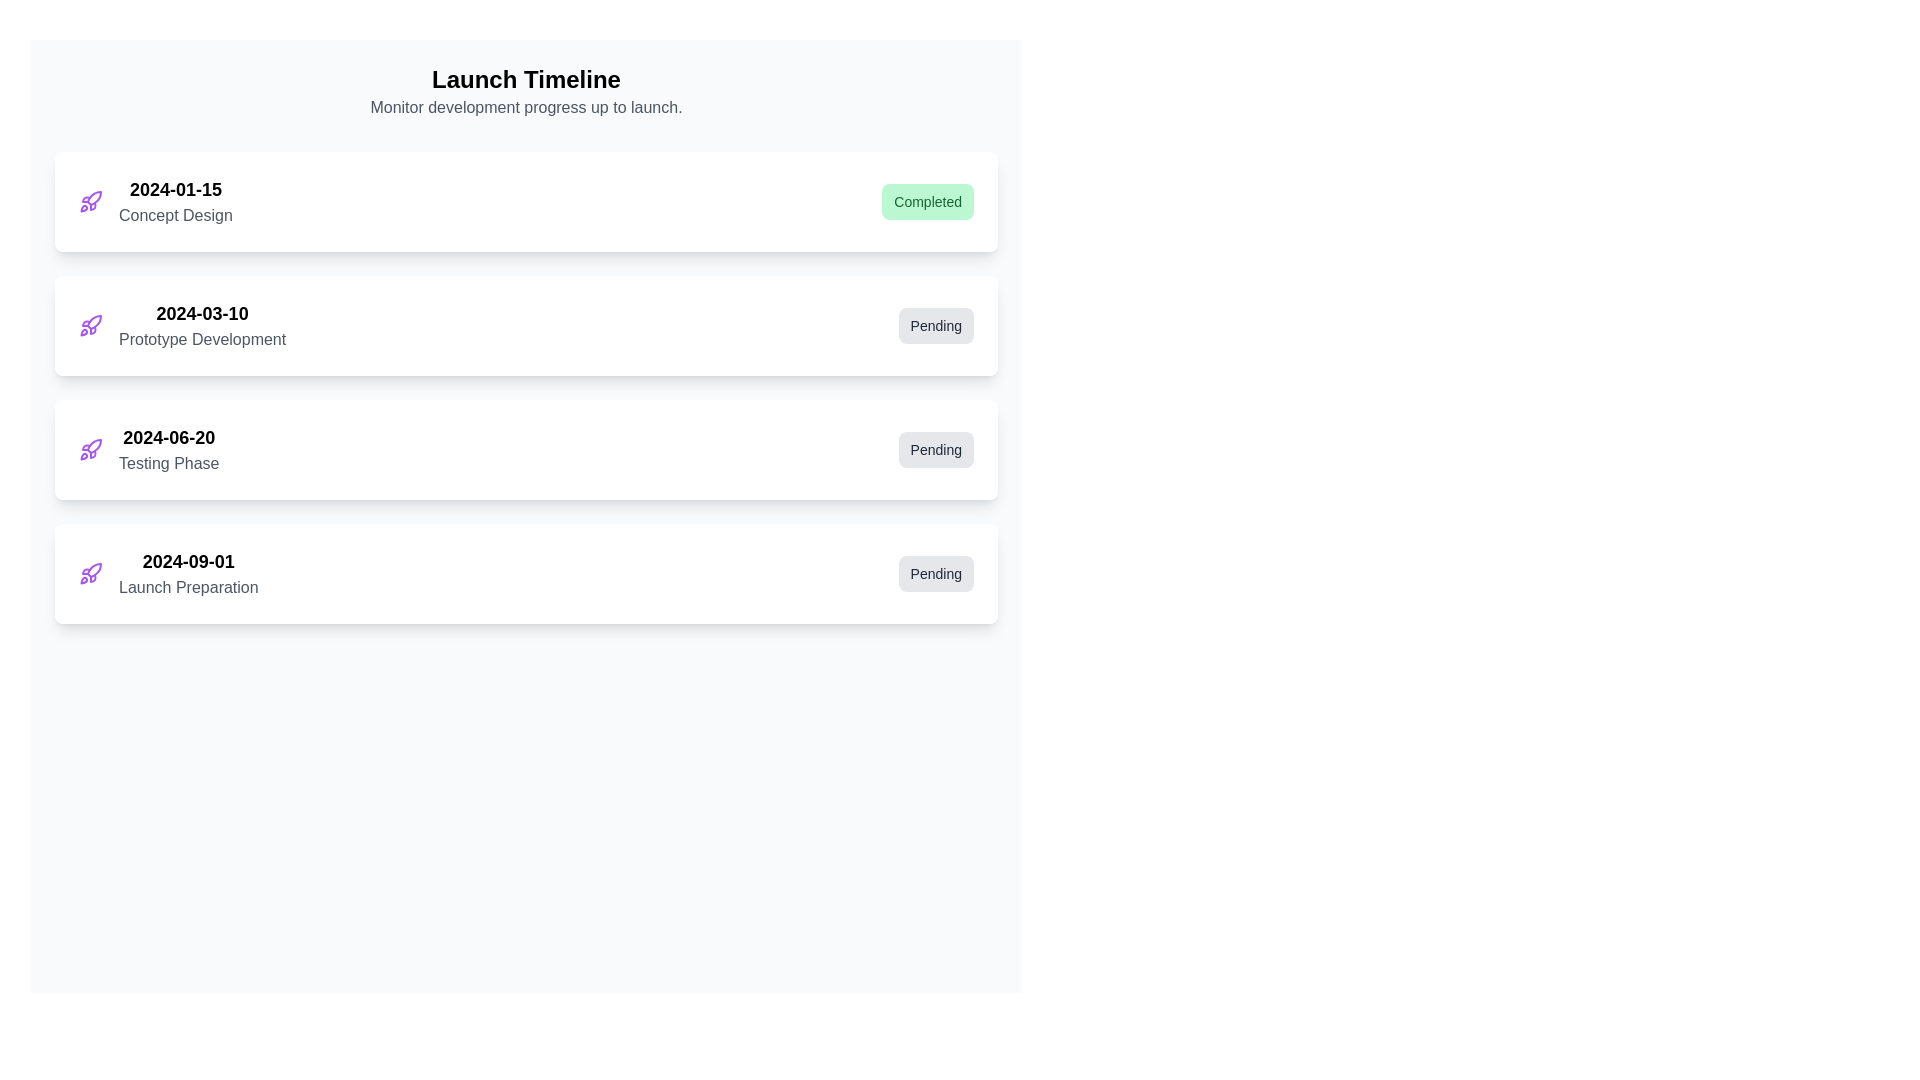 Image resolution: width=1920 pixels, height=1080 pixels. What do you see at coordinates (168, 574) in the screenshot?
I see `the fourth item in the vertical list that displays the date '2024-09-01' and the task 'Launch Preparation', which is located at the bottom of the visible list` at bounding box center [168, 574].